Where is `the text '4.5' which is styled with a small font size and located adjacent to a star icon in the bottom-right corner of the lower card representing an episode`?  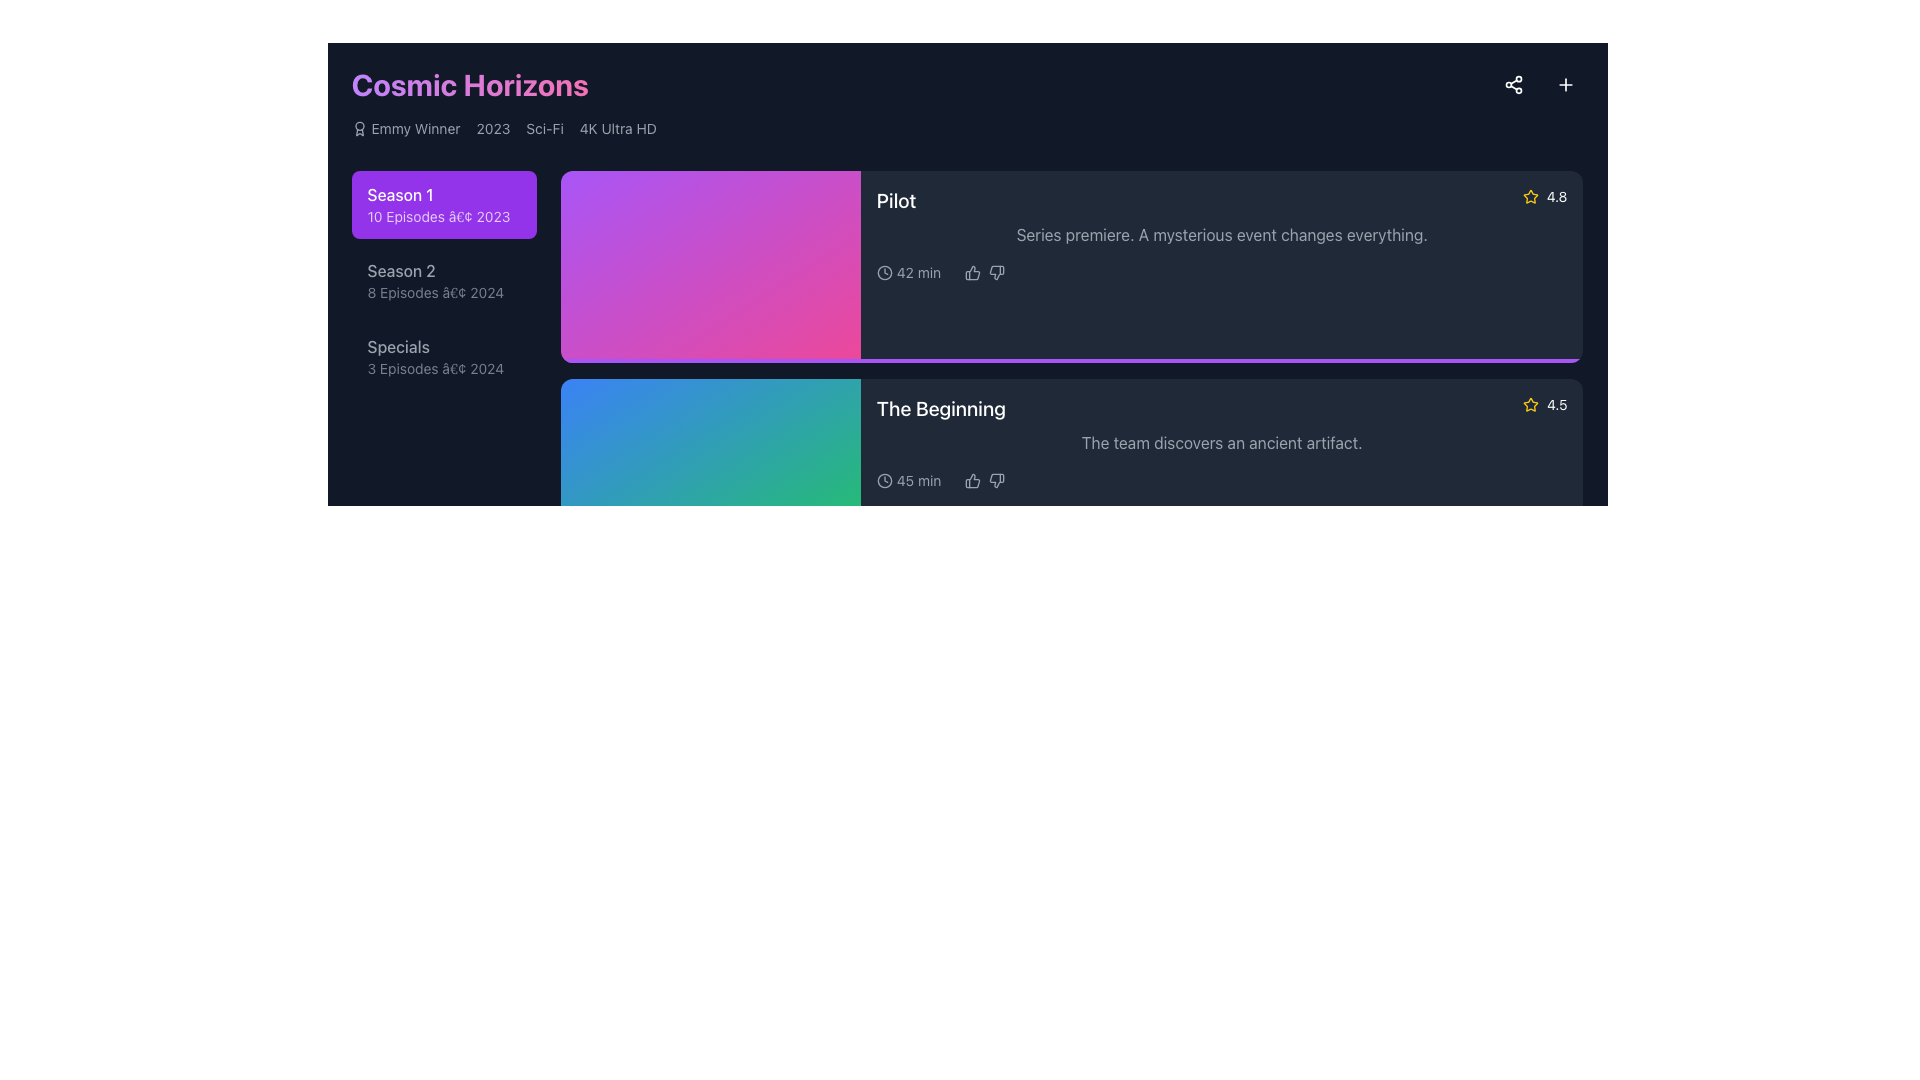 the text '4.5' which is styled with a small font size and located adjacent to a star icon in the bottom-right corner of the lower card representing an episode is located at coordinates (1556, 405).